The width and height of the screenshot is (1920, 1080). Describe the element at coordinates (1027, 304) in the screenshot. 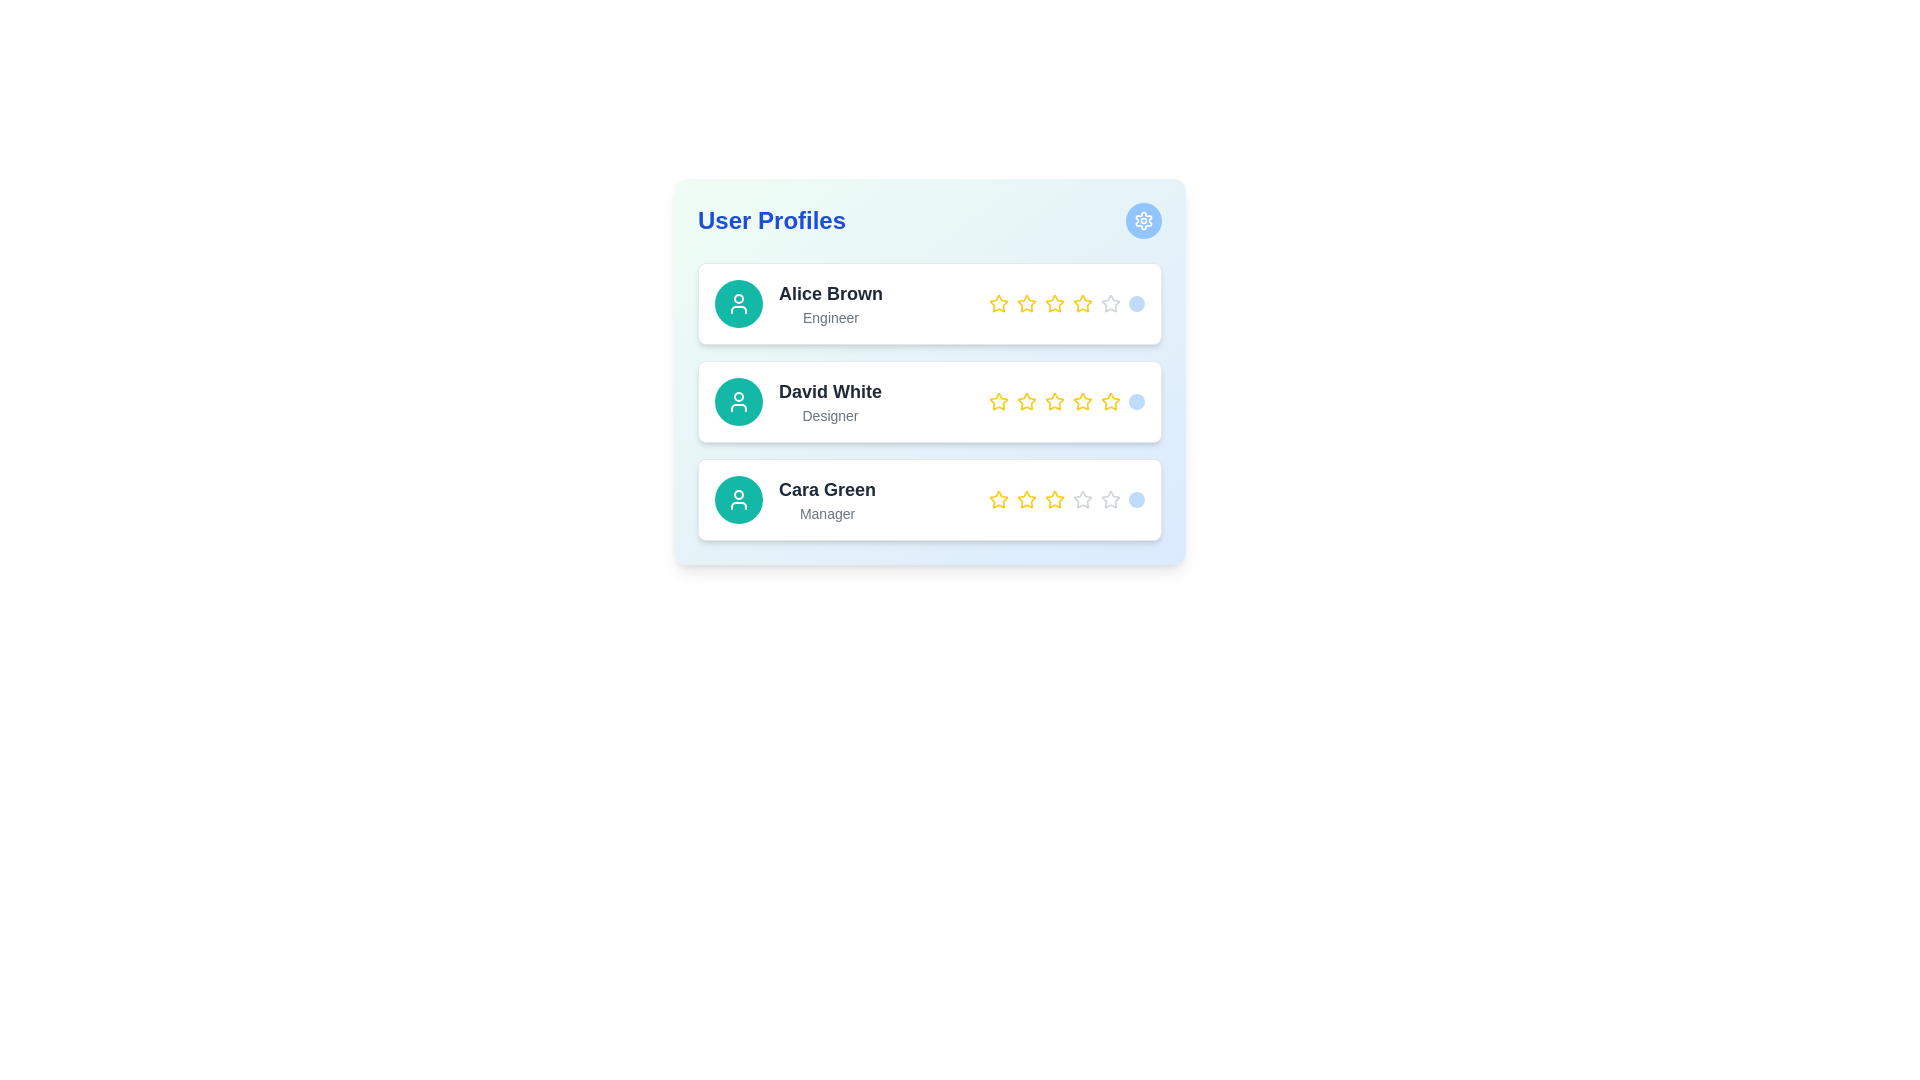

I see `the second star icon in the rating row associated with 'Alice Brown'` at that location.